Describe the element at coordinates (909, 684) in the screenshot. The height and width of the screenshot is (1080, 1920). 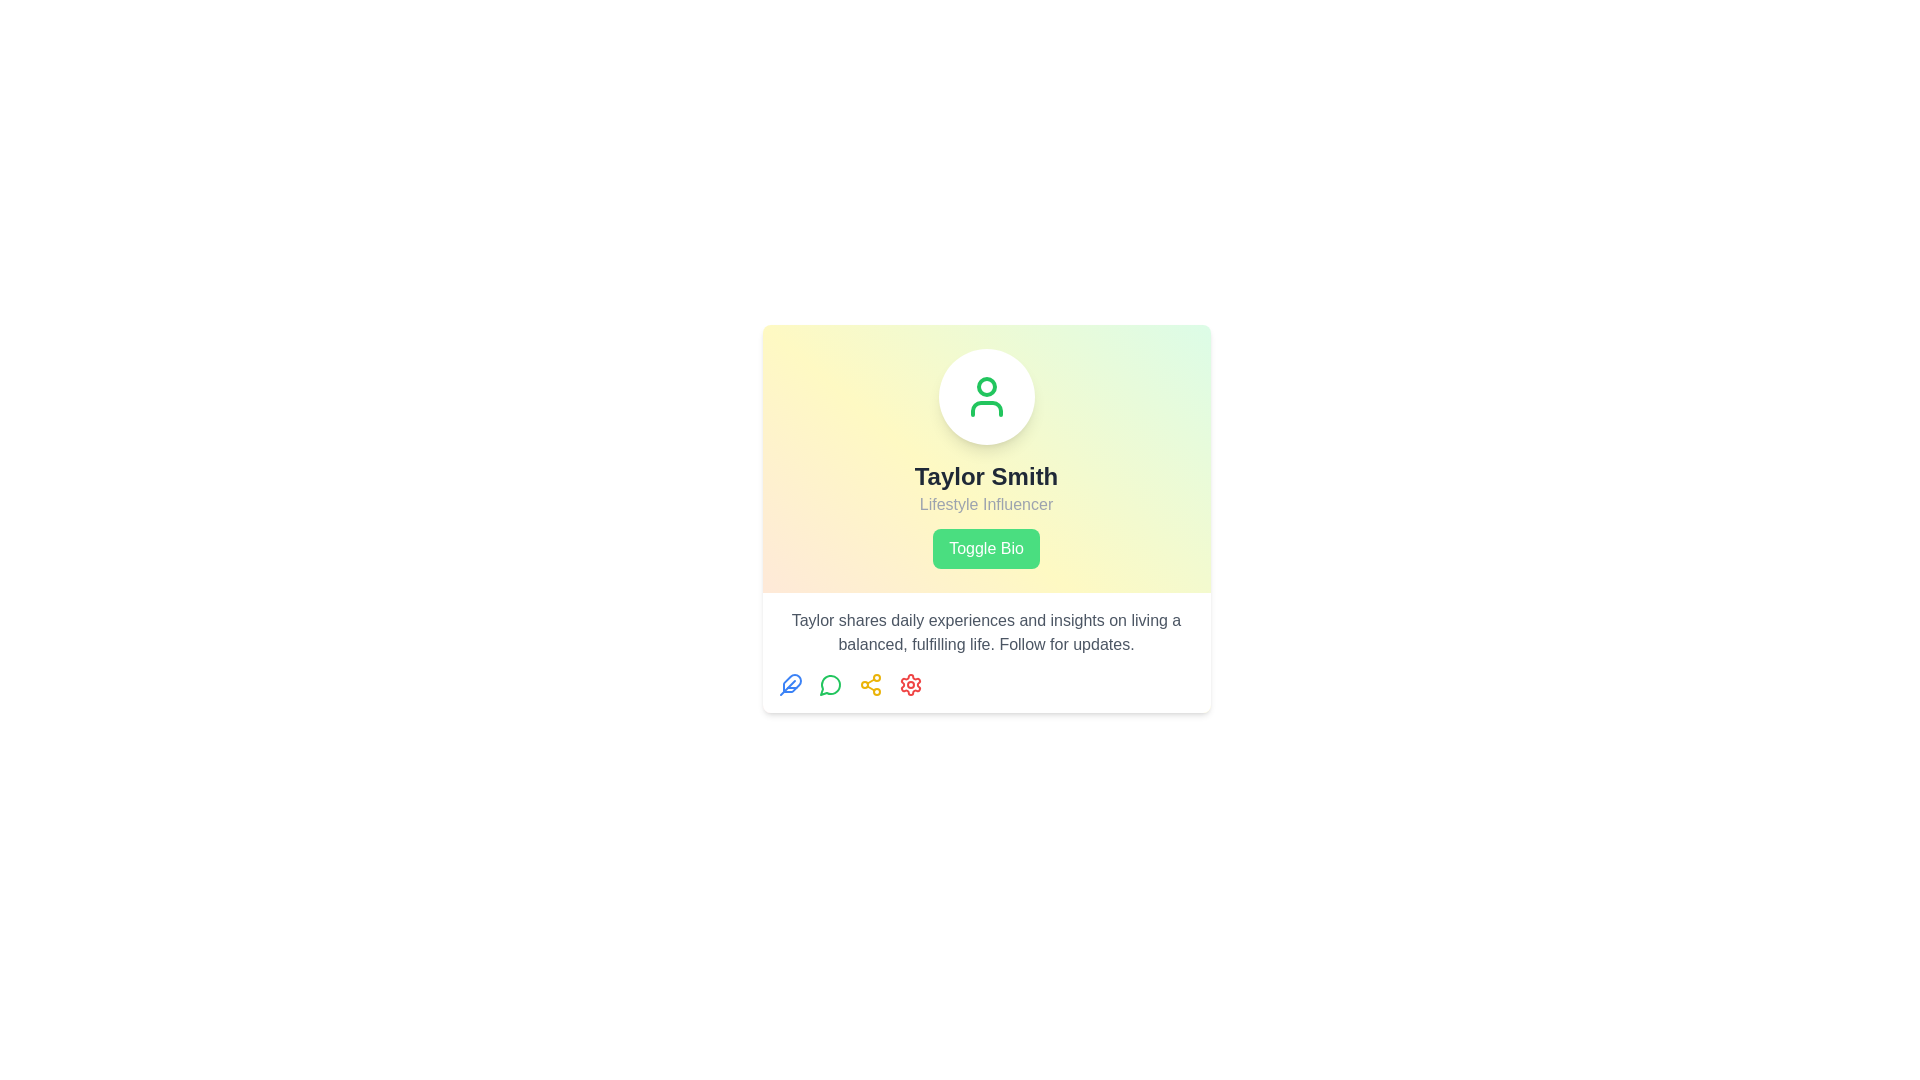
I see `the settings icon button, which is the fourth icon from the left` at that location.